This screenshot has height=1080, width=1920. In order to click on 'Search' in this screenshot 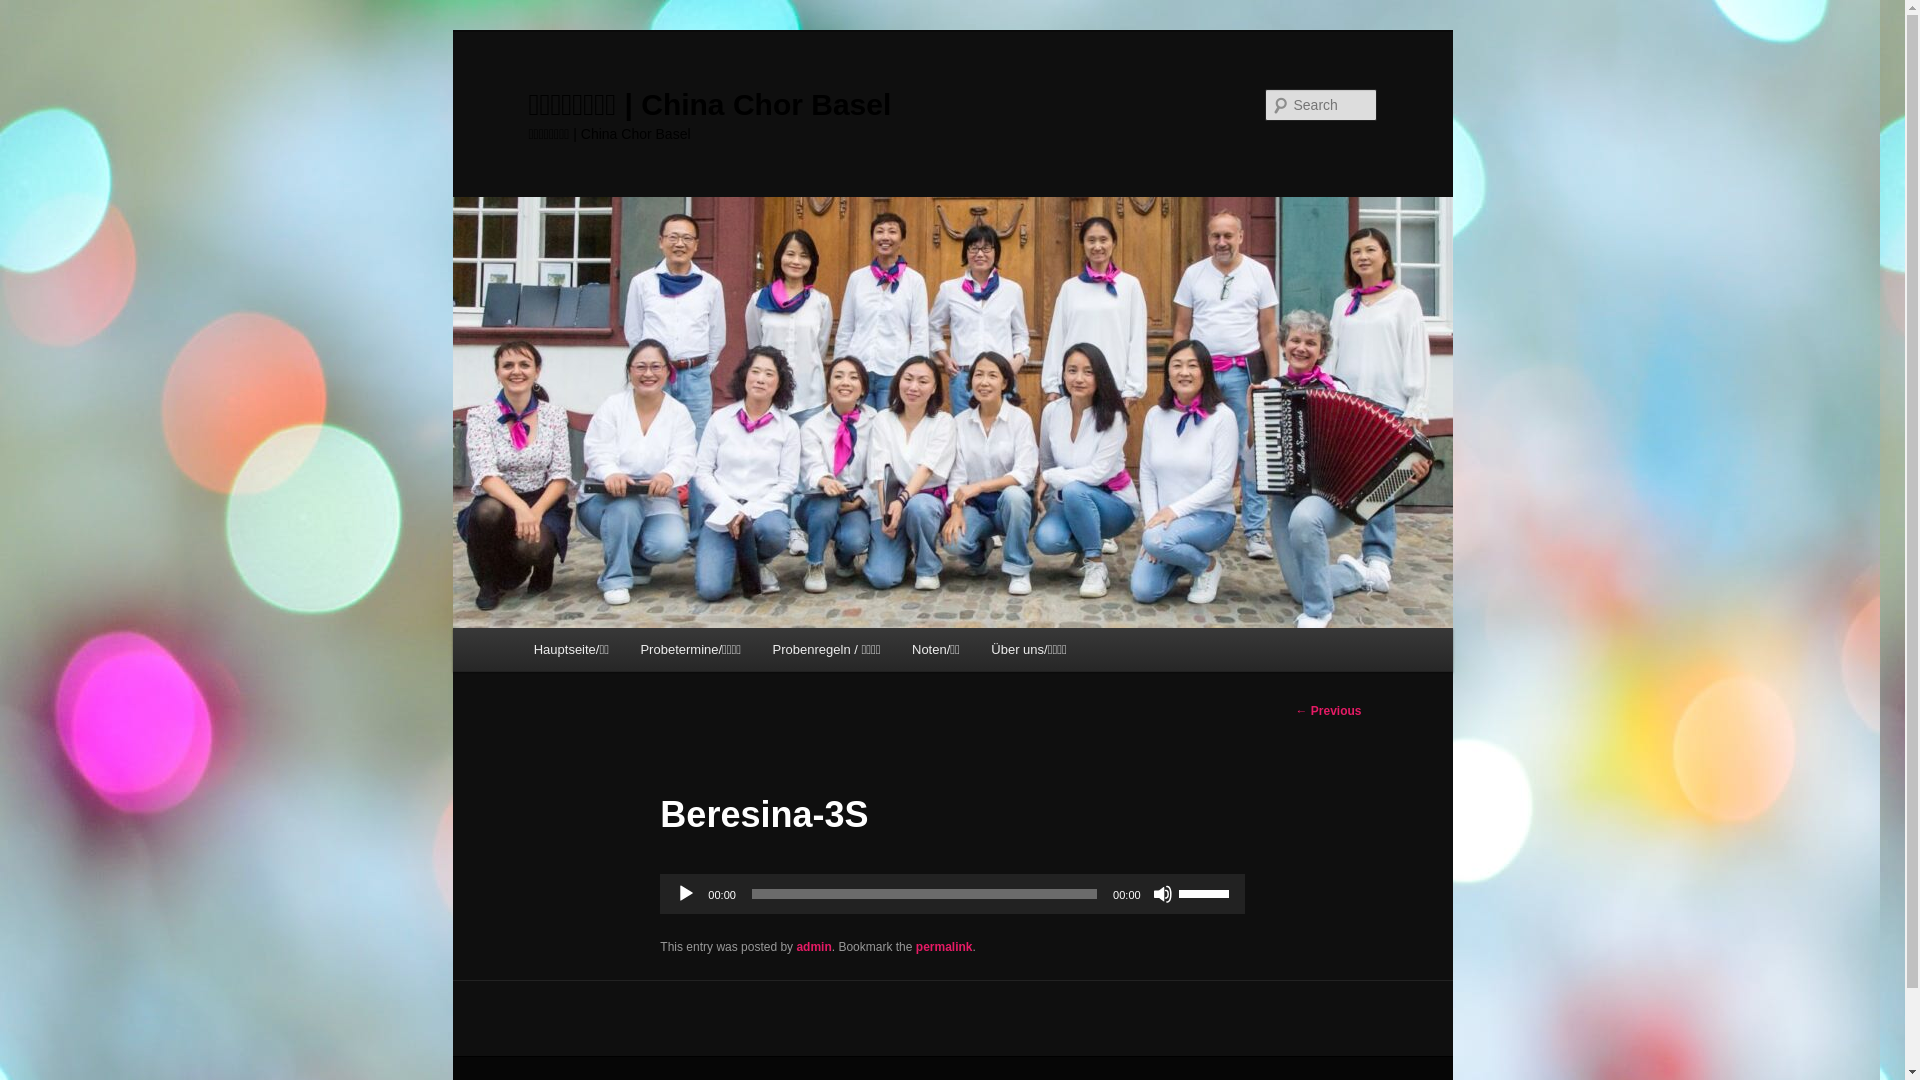, I will do `click(32, 11)`.